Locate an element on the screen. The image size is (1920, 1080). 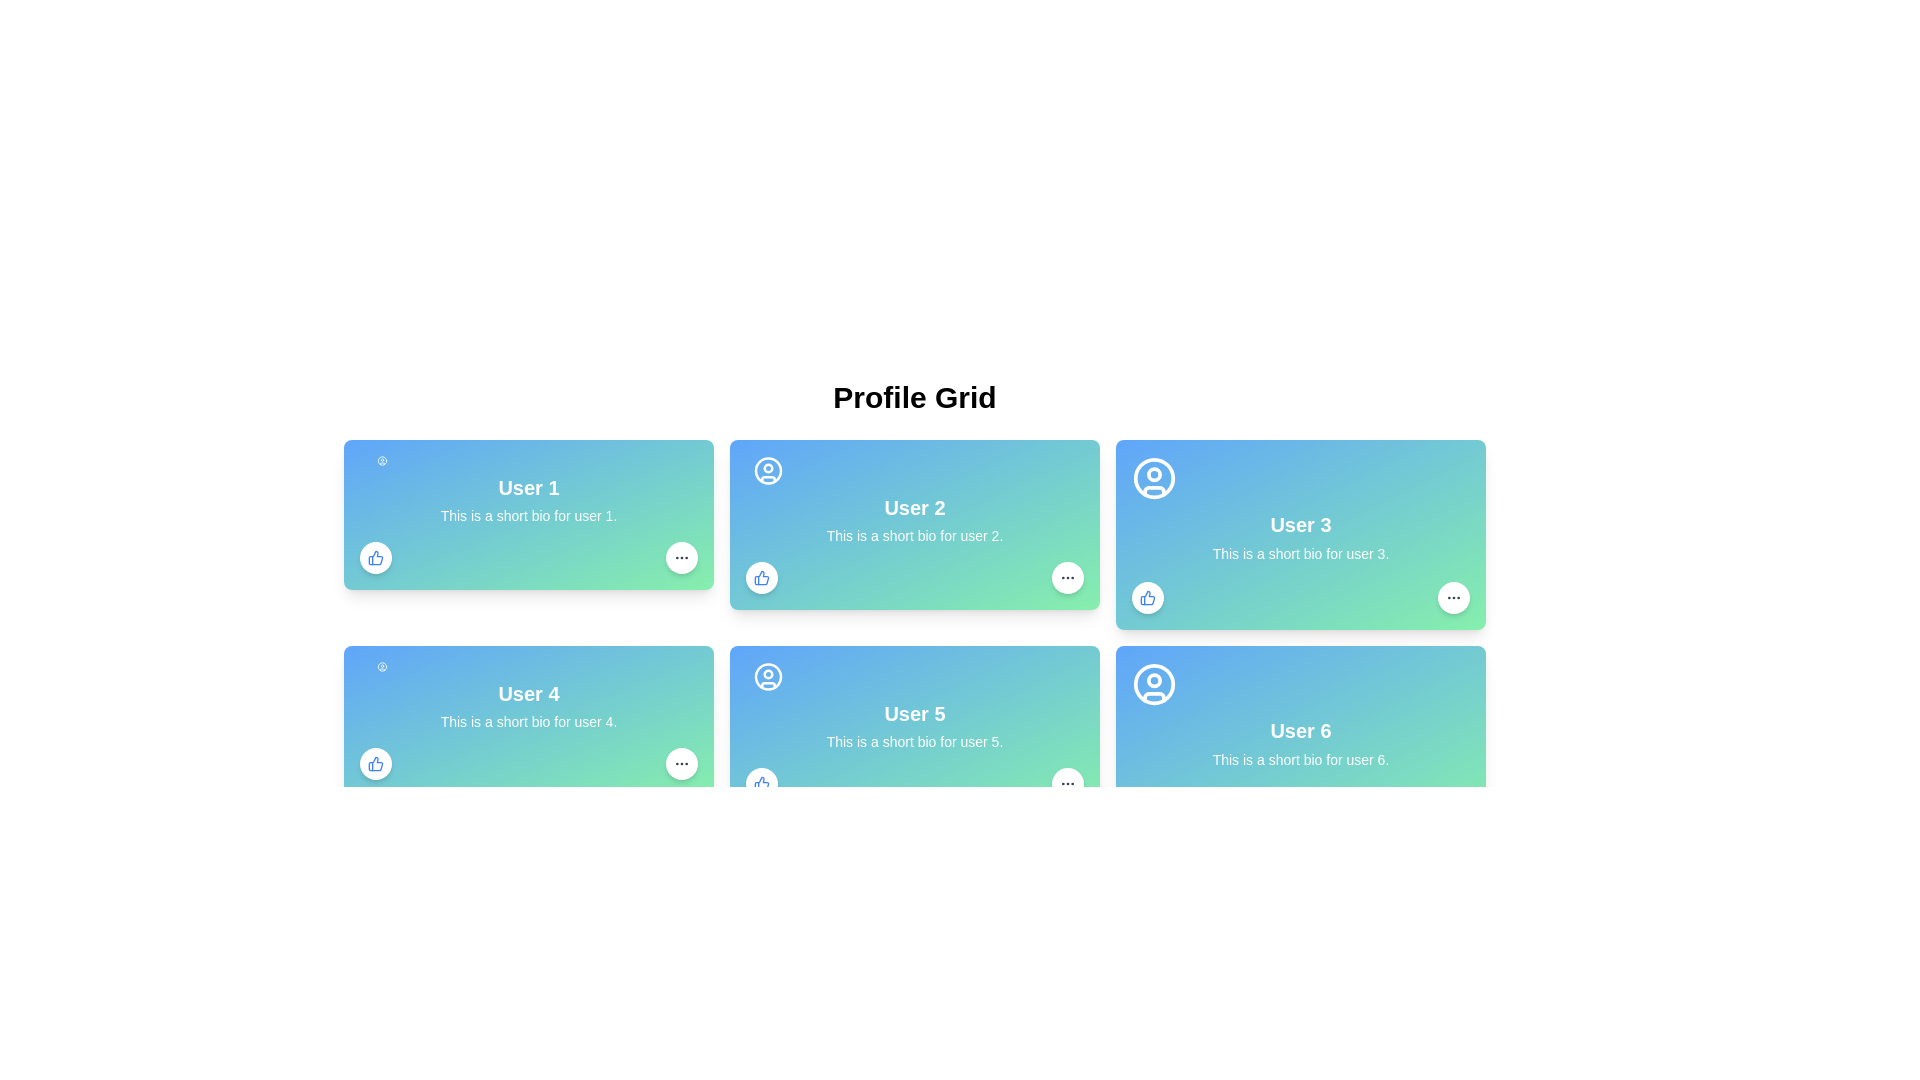
the text label displaying 'User 6' positioned at the top of the sixth card in a 3x2 grid is located at coordinates (1300, 729).